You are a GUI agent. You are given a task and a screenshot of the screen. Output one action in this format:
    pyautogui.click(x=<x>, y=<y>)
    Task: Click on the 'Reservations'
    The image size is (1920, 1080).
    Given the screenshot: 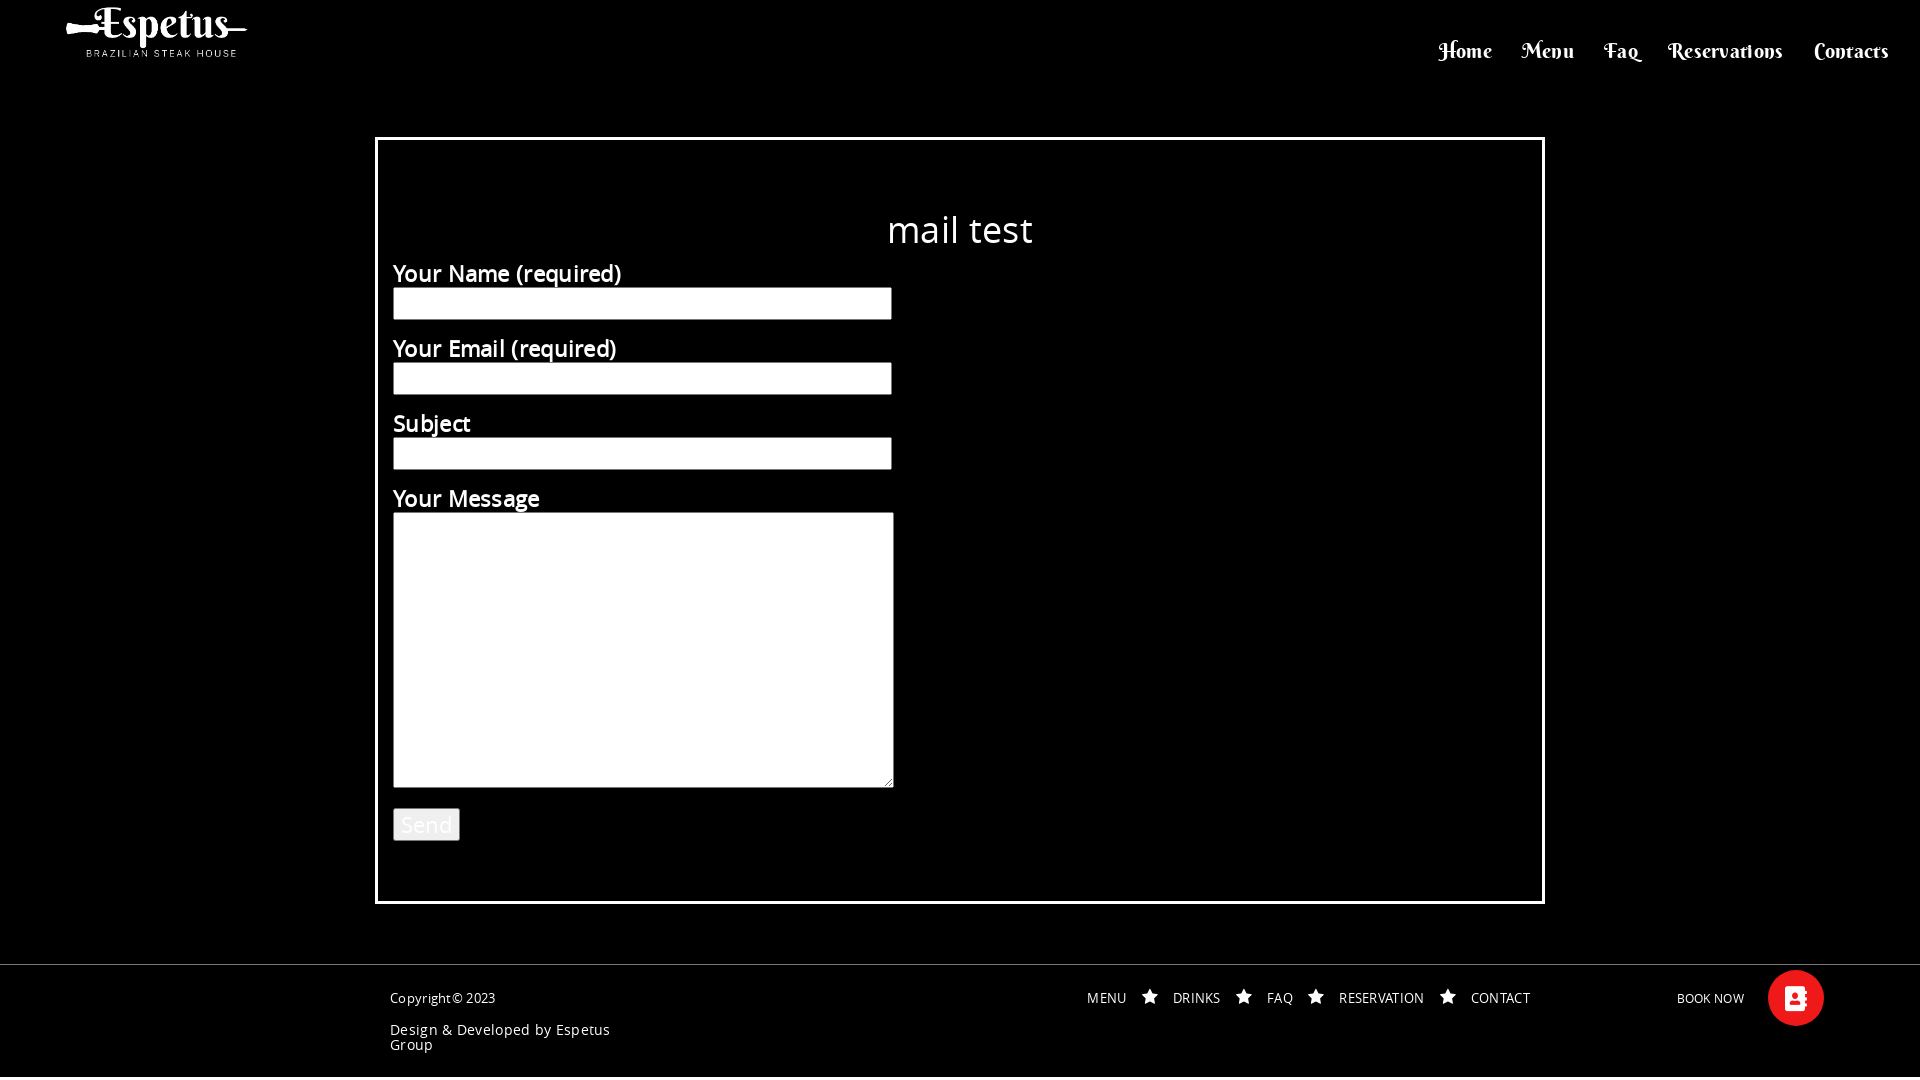 What is the action you would take?
    pyautogui.click(x=1725, y=49)
    